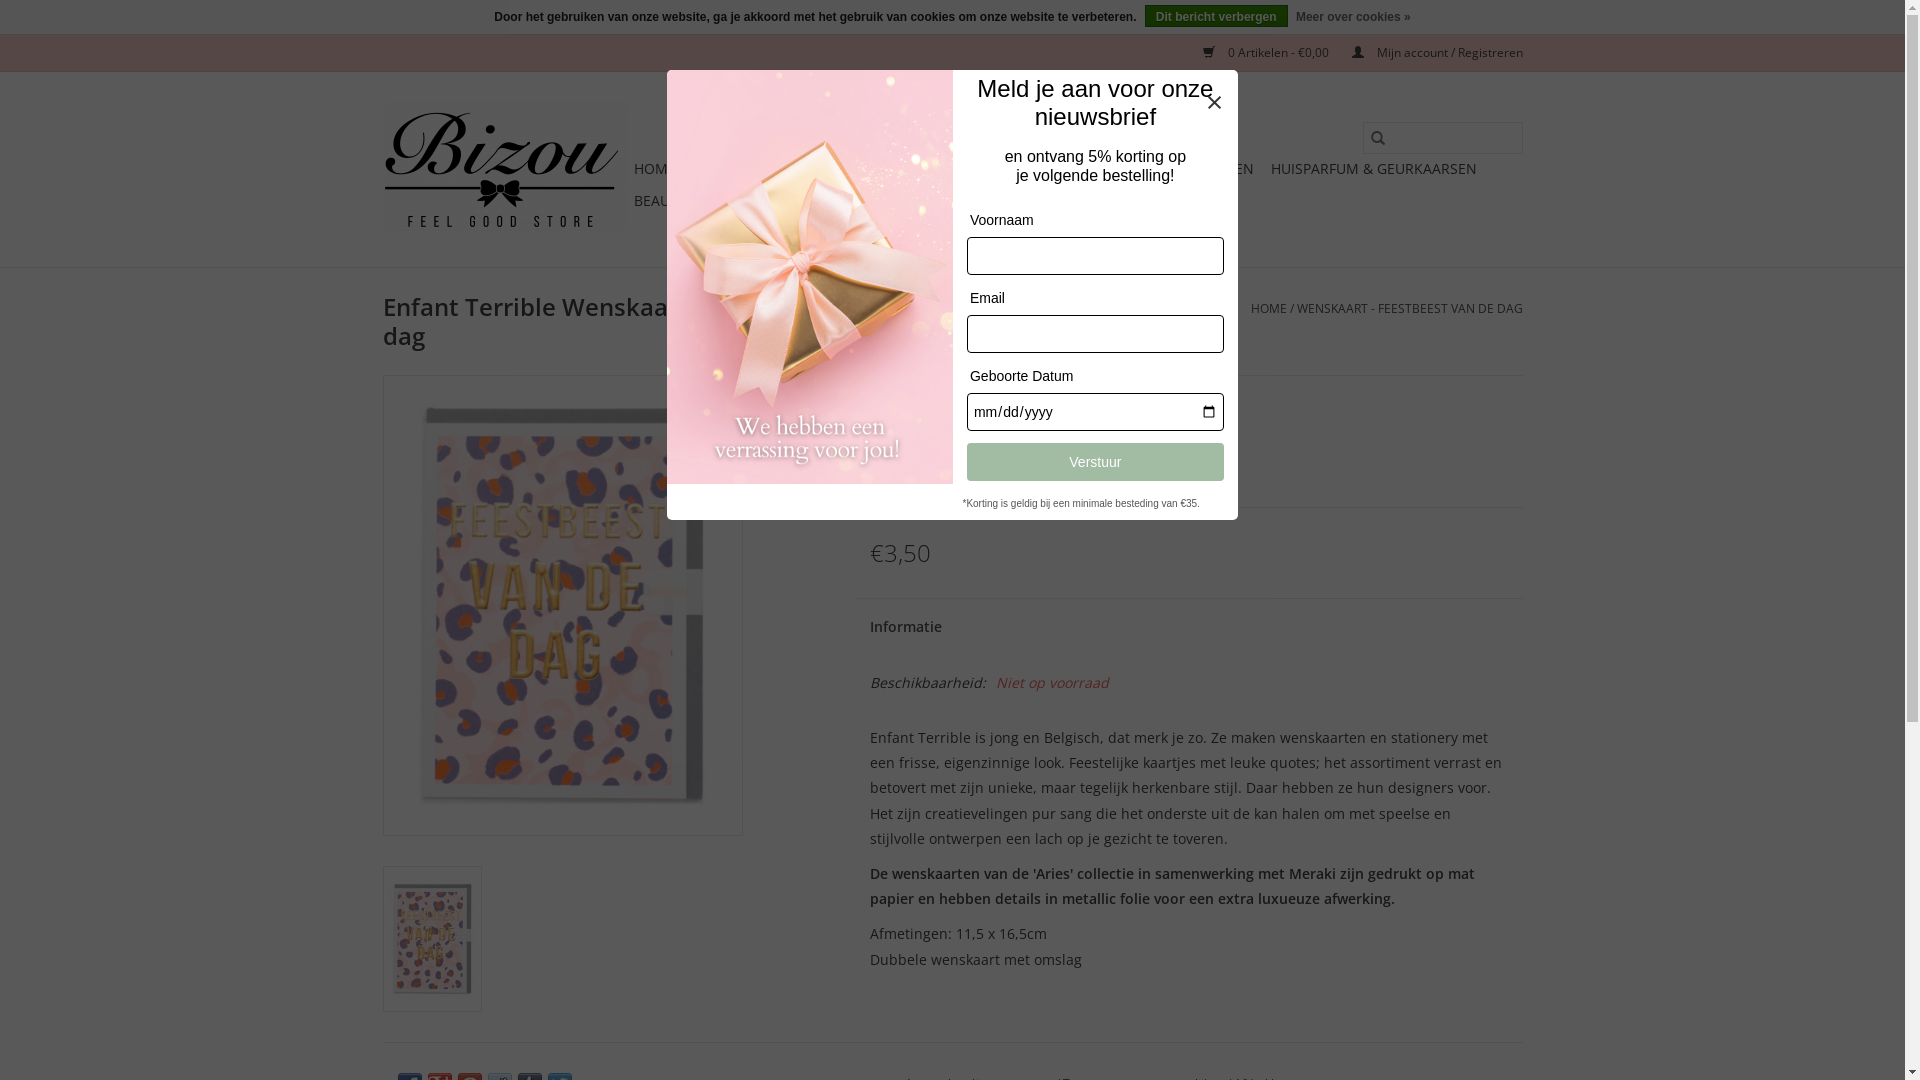  Describe the element at coordinates (738, 168) in the screenshot. I see `'BLACK FRIDAY'` at that location.